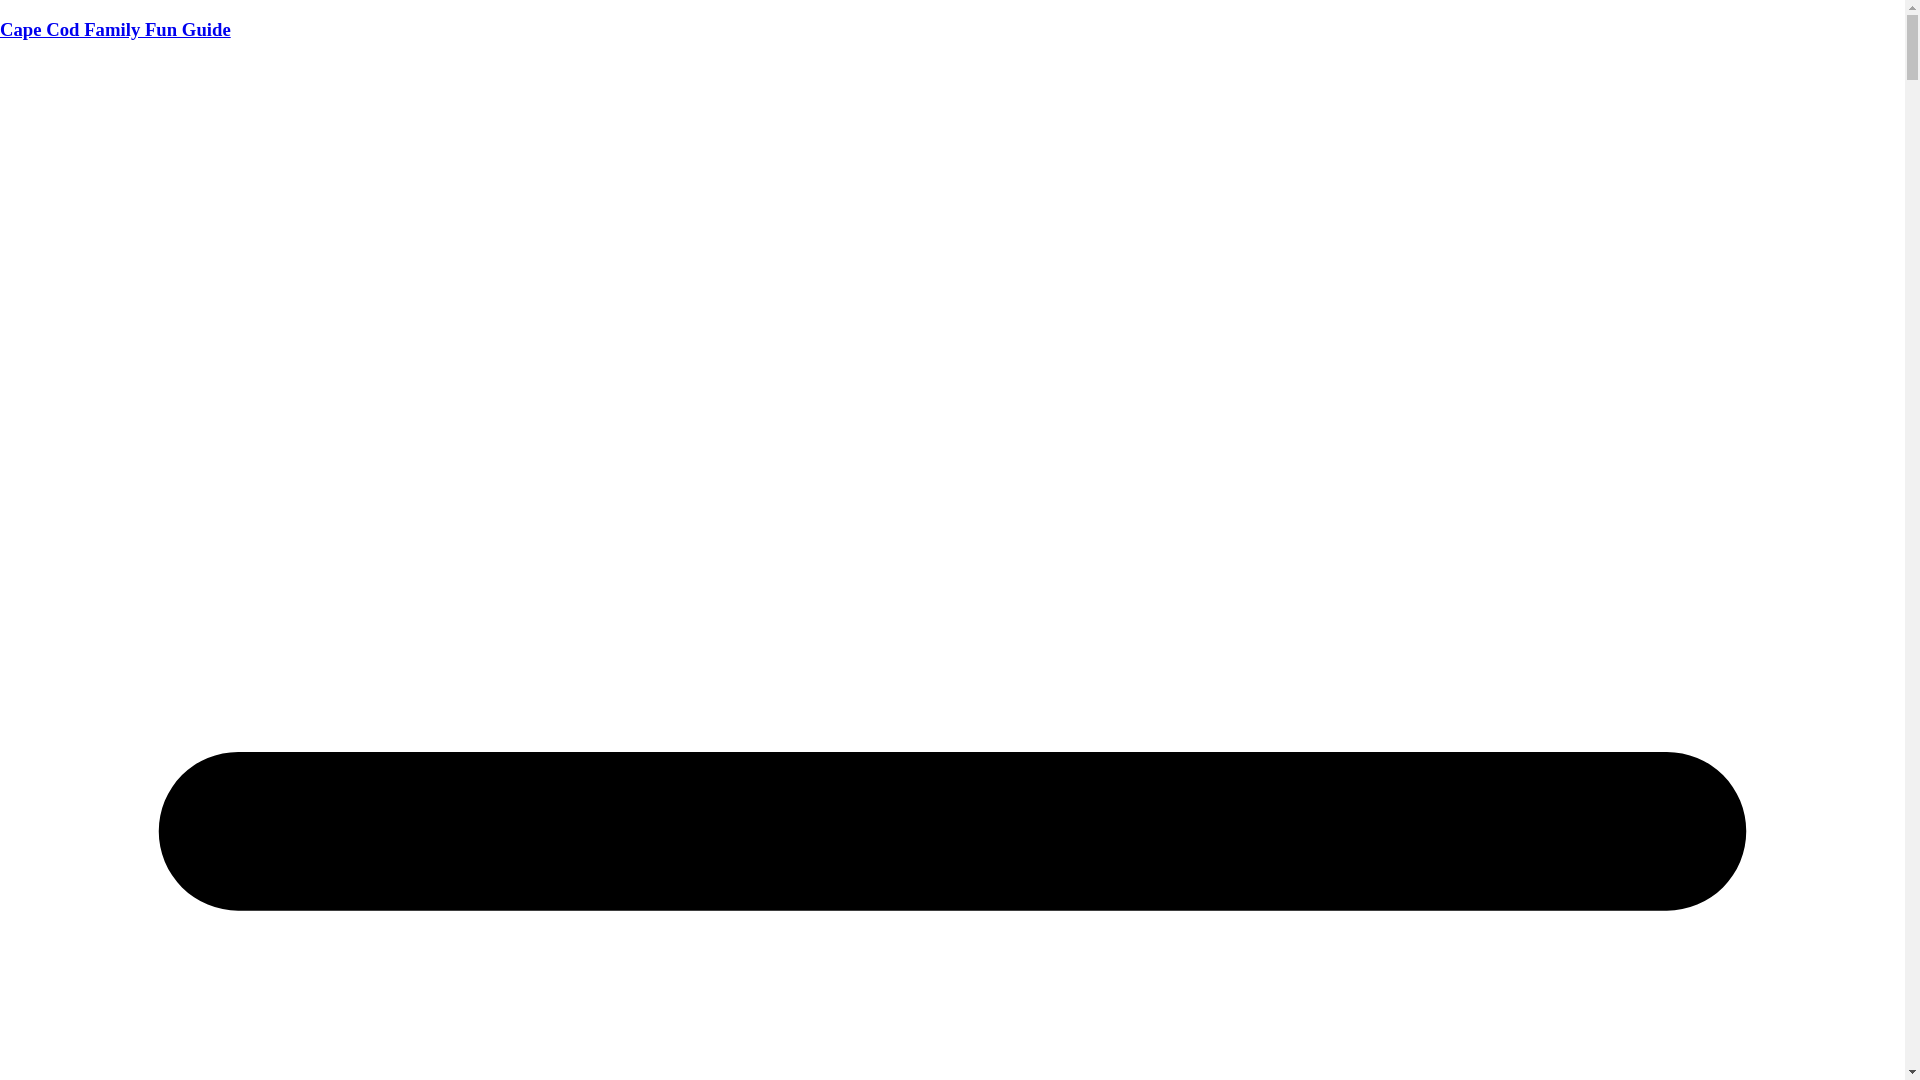 Image resolution: width=1920 pixels, height=1080 pixels. I want to click on 'Advertisement', so click(950, 199).